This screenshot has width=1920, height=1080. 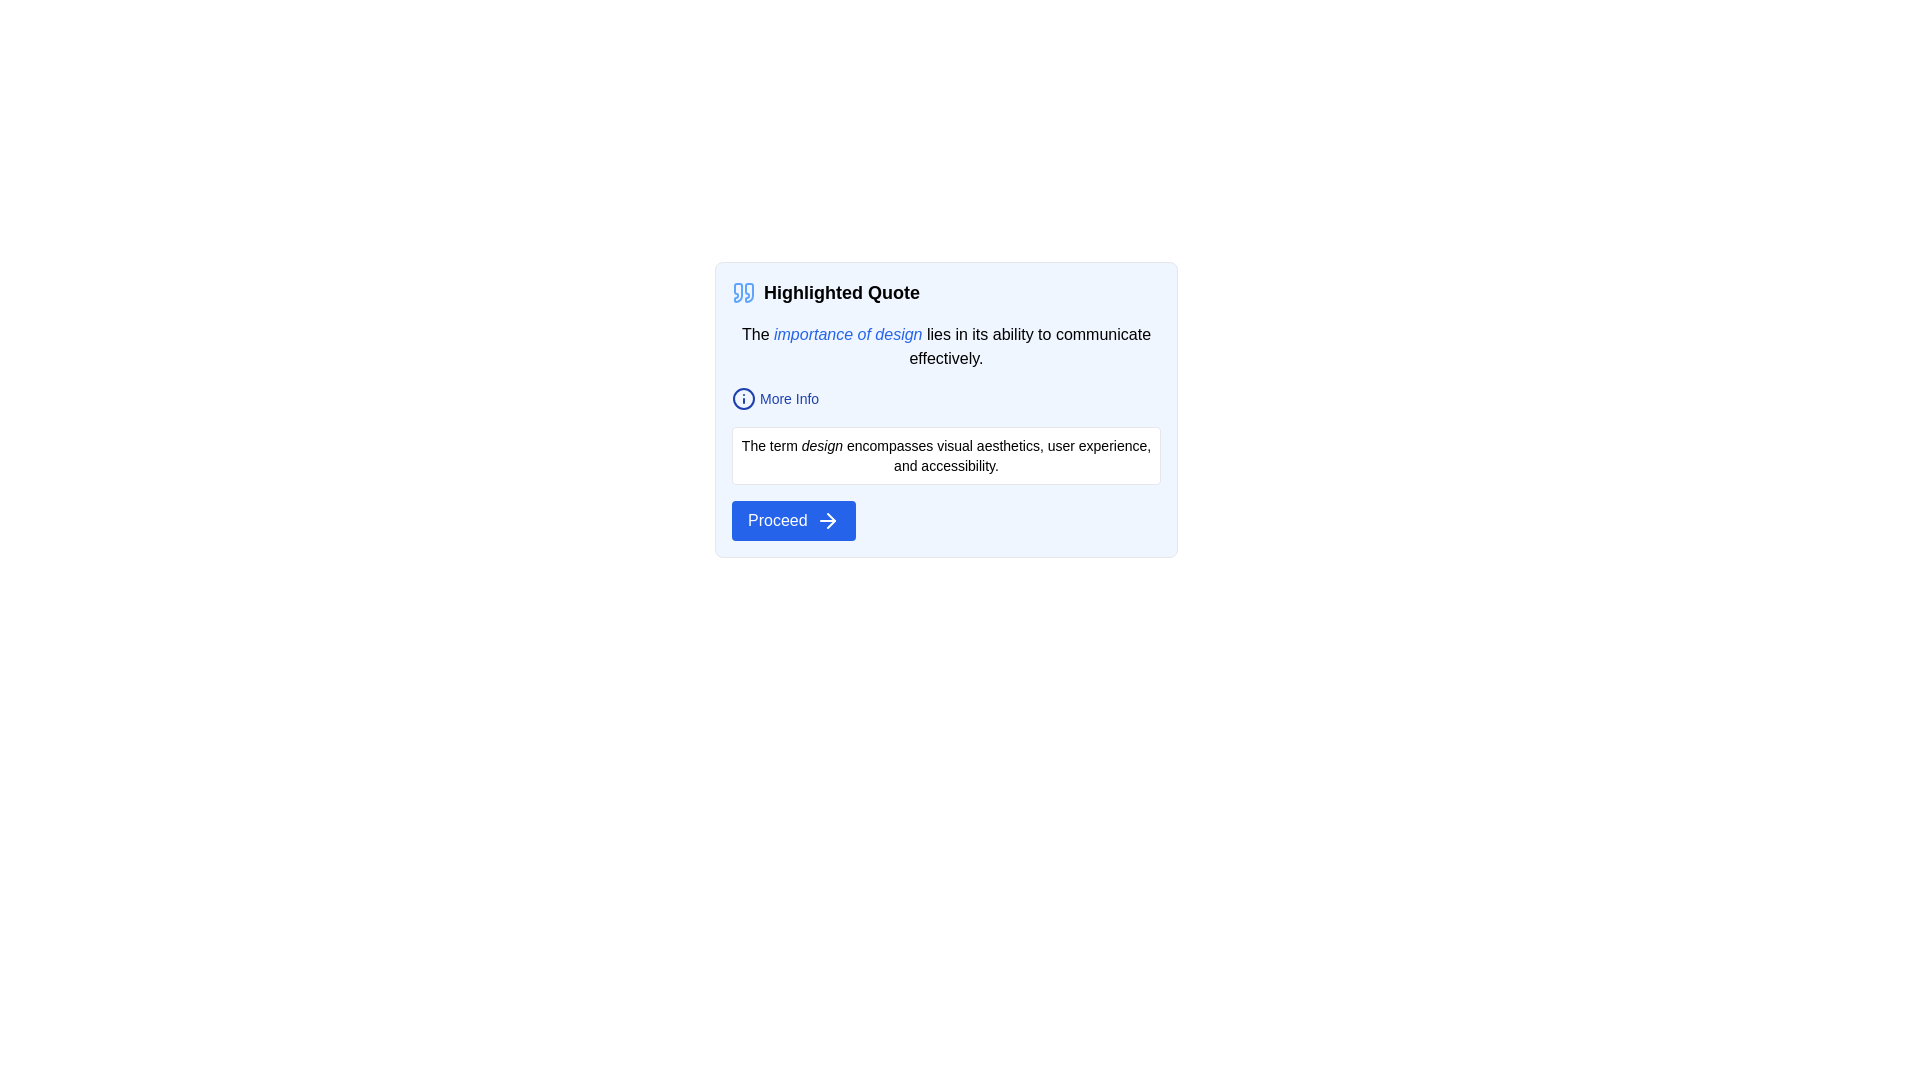 What do you see at coordinates (848, 333) in the screenshot?
I see `hyperlink-style text that emphasizes the topic 'importance of design' for its styling` at bounding box center [848, 333].